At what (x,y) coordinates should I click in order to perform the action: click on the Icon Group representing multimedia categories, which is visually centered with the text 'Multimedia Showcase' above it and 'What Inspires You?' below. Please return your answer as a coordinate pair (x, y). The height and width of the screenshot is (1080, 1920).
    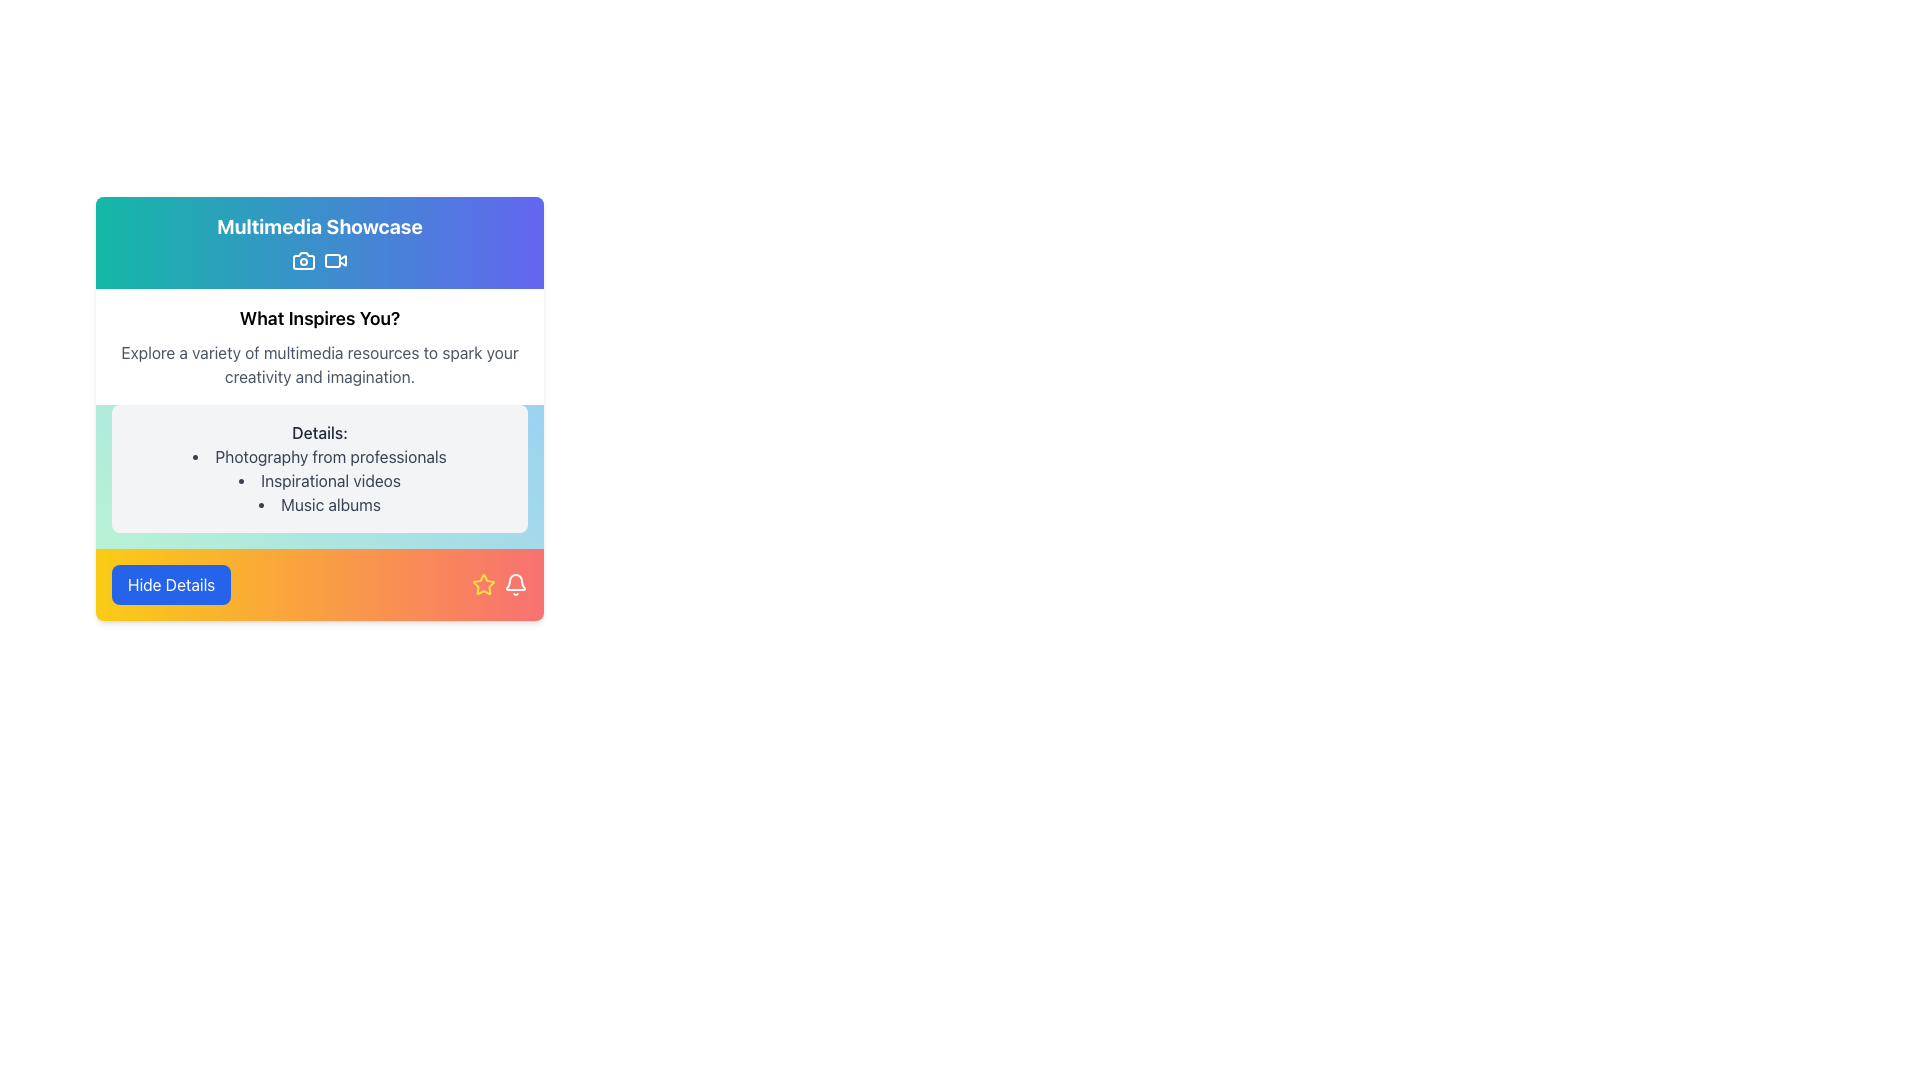
    Looking at the image, I should click on (320, 260).